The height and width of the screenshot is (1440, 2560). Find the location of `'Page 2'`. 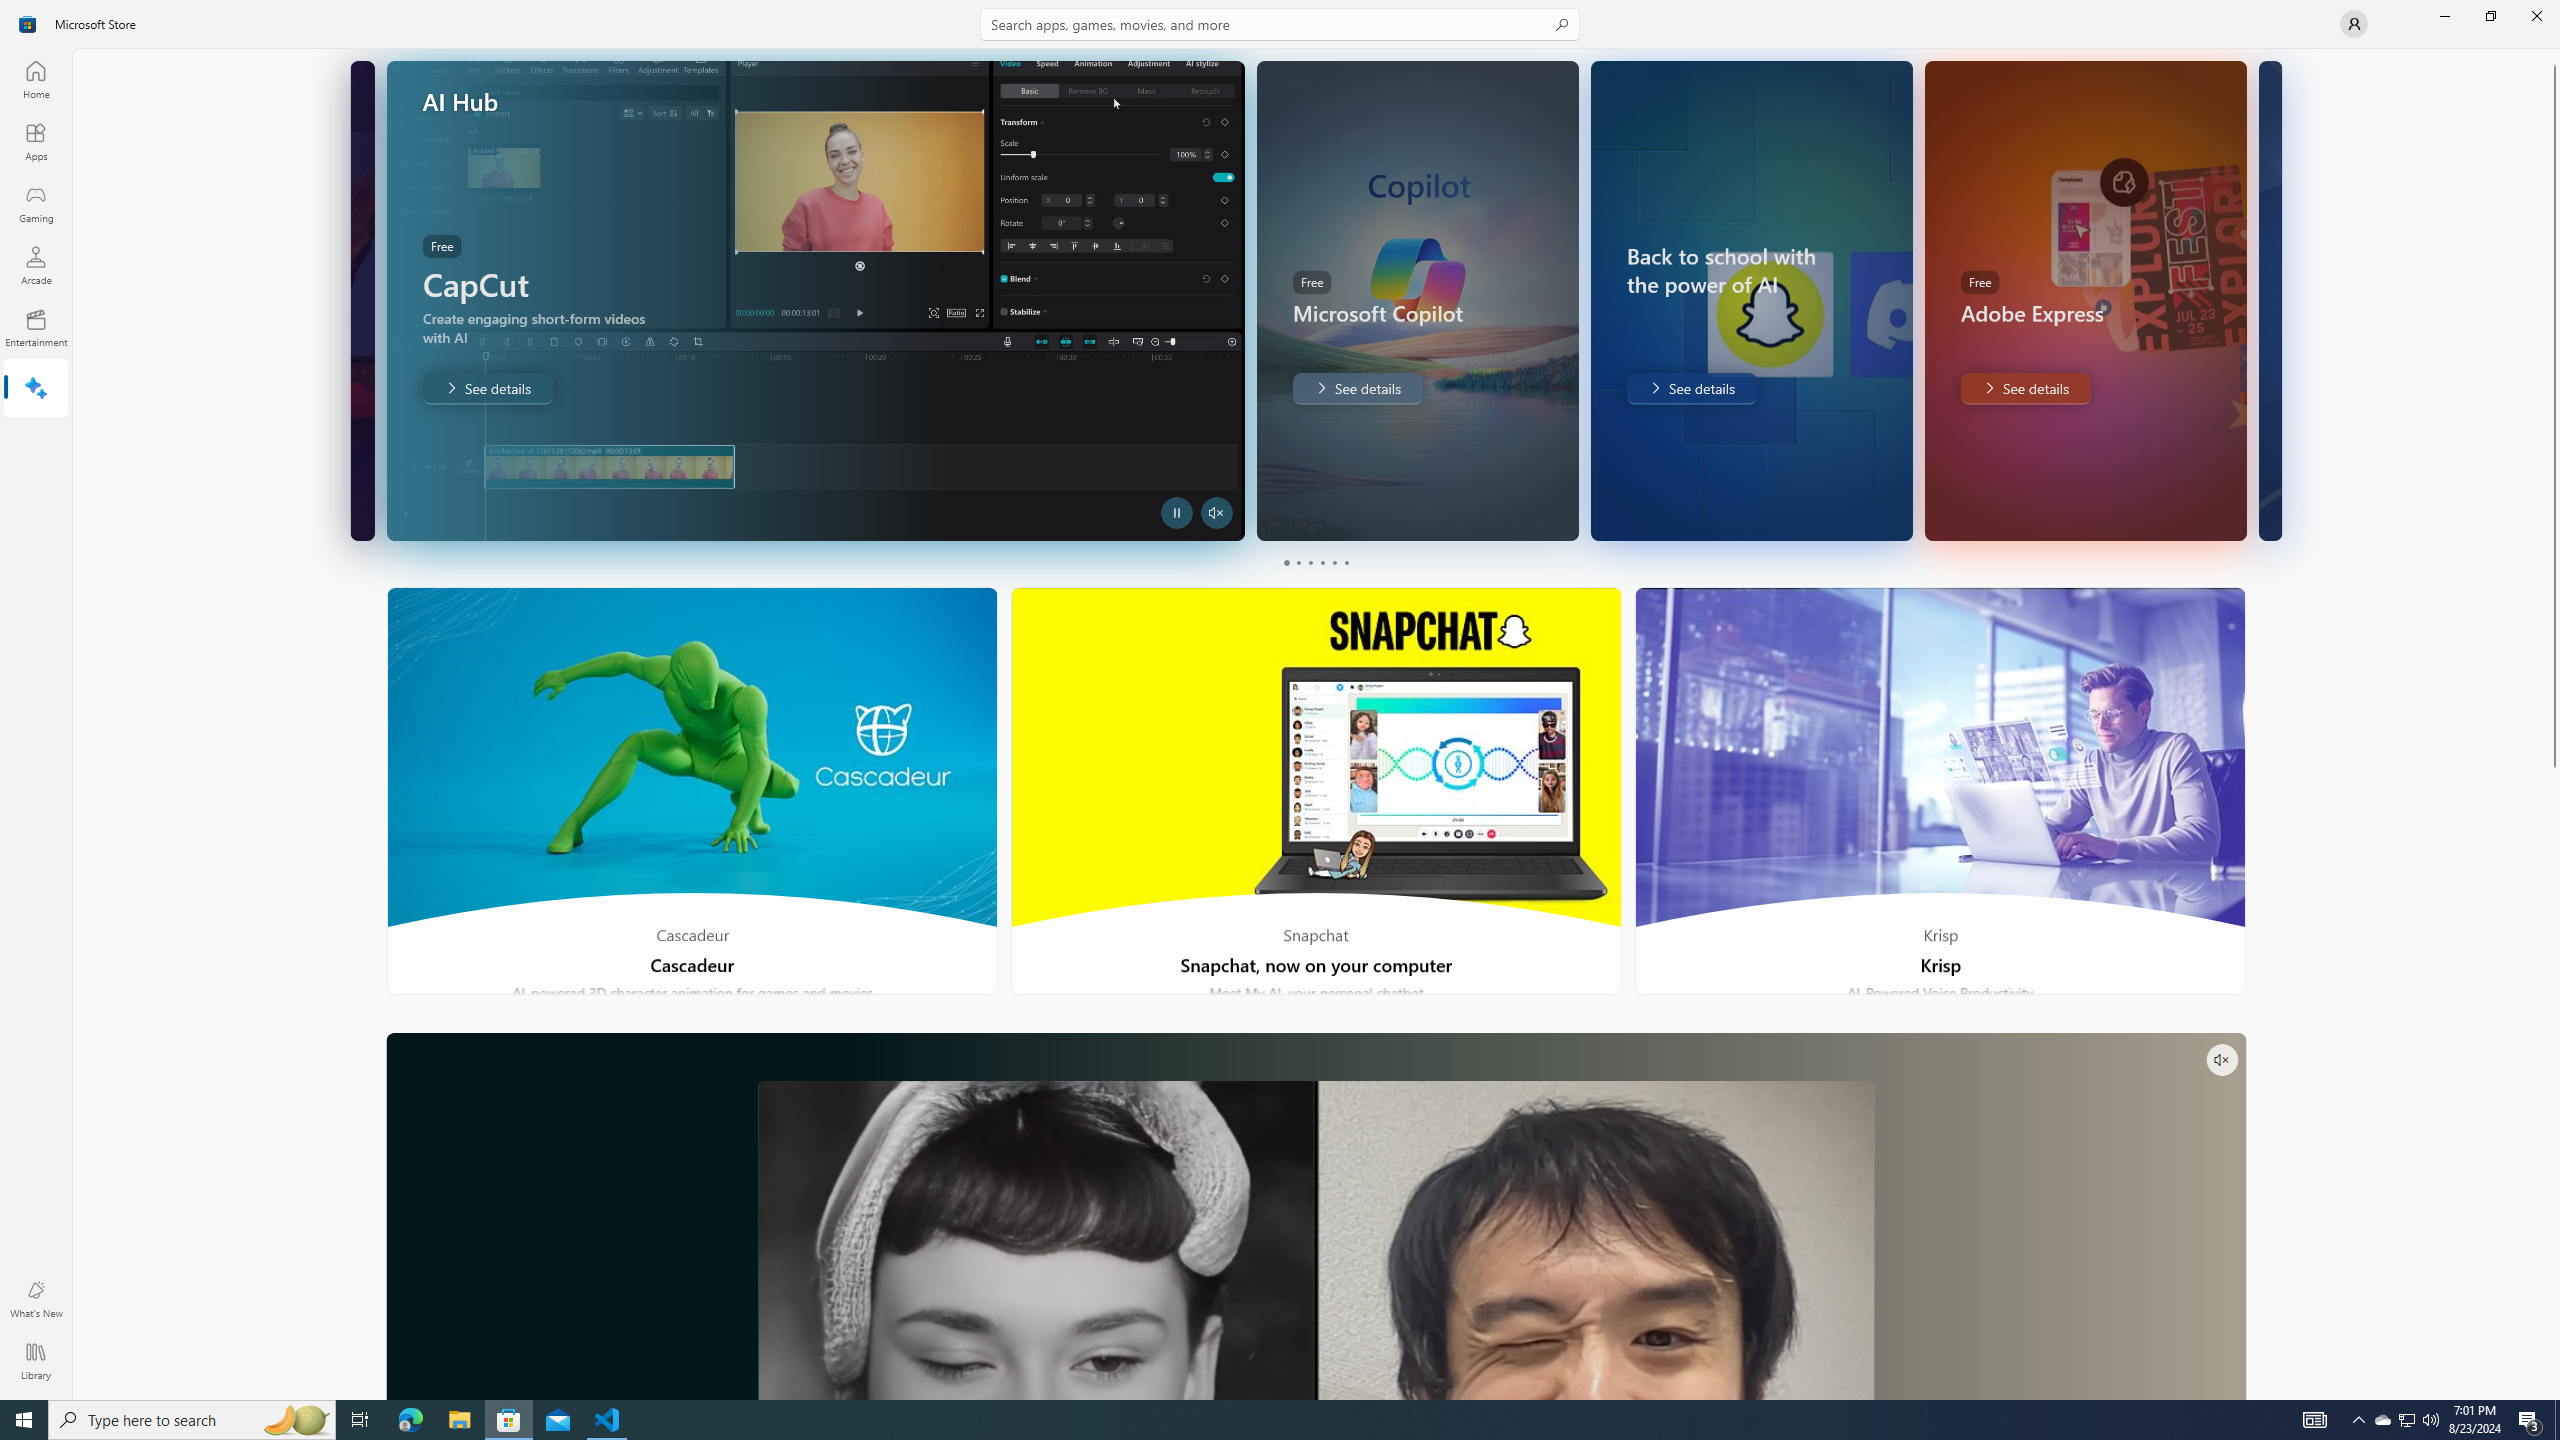

'Page 2' is located at coordinates (1296, 562).